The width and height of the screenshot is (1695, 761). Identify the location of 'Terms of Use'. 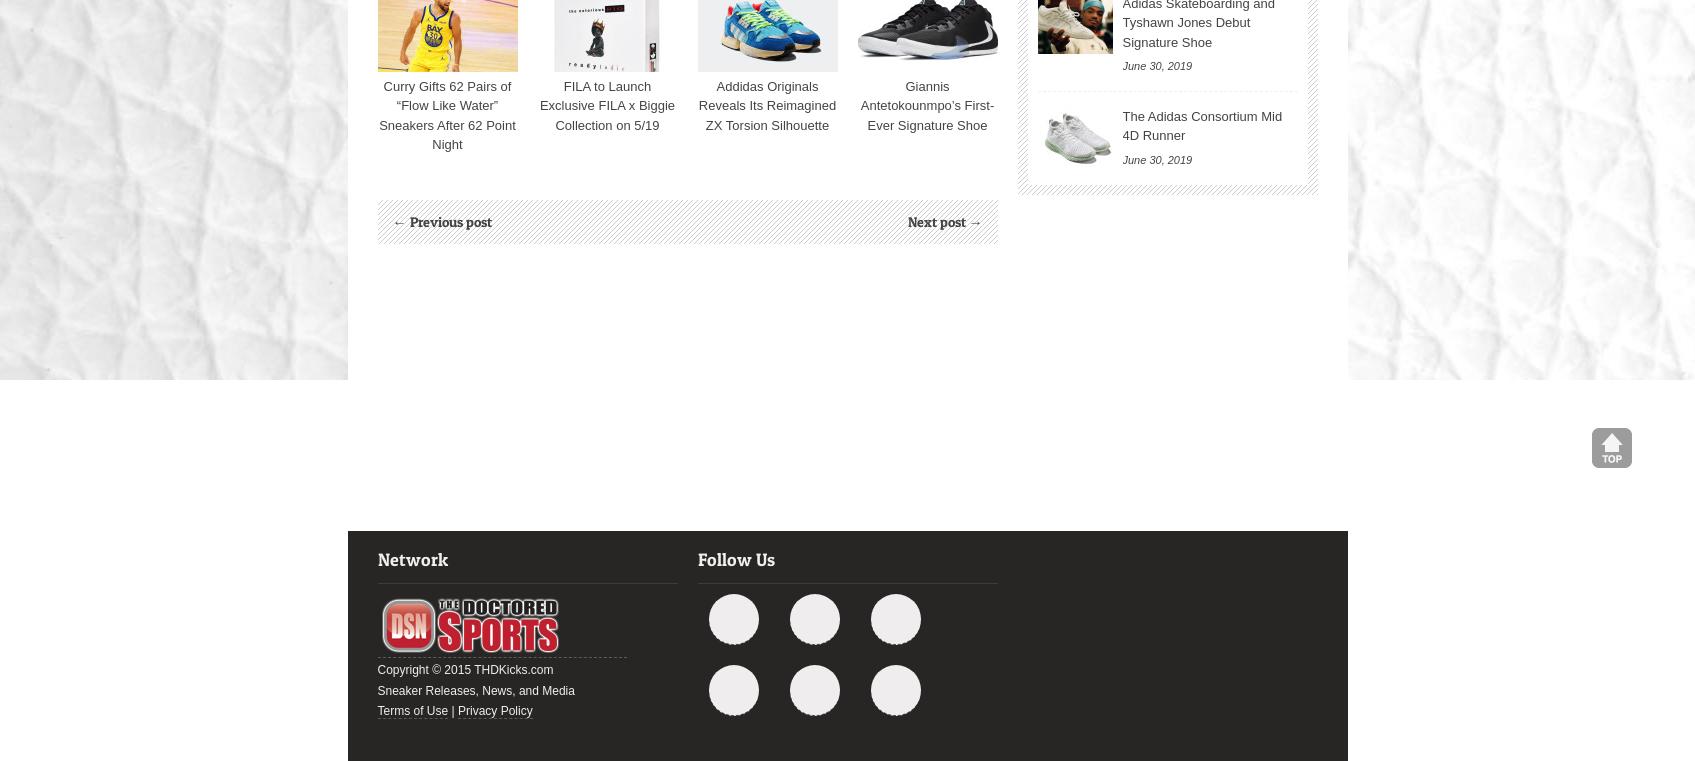
(375, 711).